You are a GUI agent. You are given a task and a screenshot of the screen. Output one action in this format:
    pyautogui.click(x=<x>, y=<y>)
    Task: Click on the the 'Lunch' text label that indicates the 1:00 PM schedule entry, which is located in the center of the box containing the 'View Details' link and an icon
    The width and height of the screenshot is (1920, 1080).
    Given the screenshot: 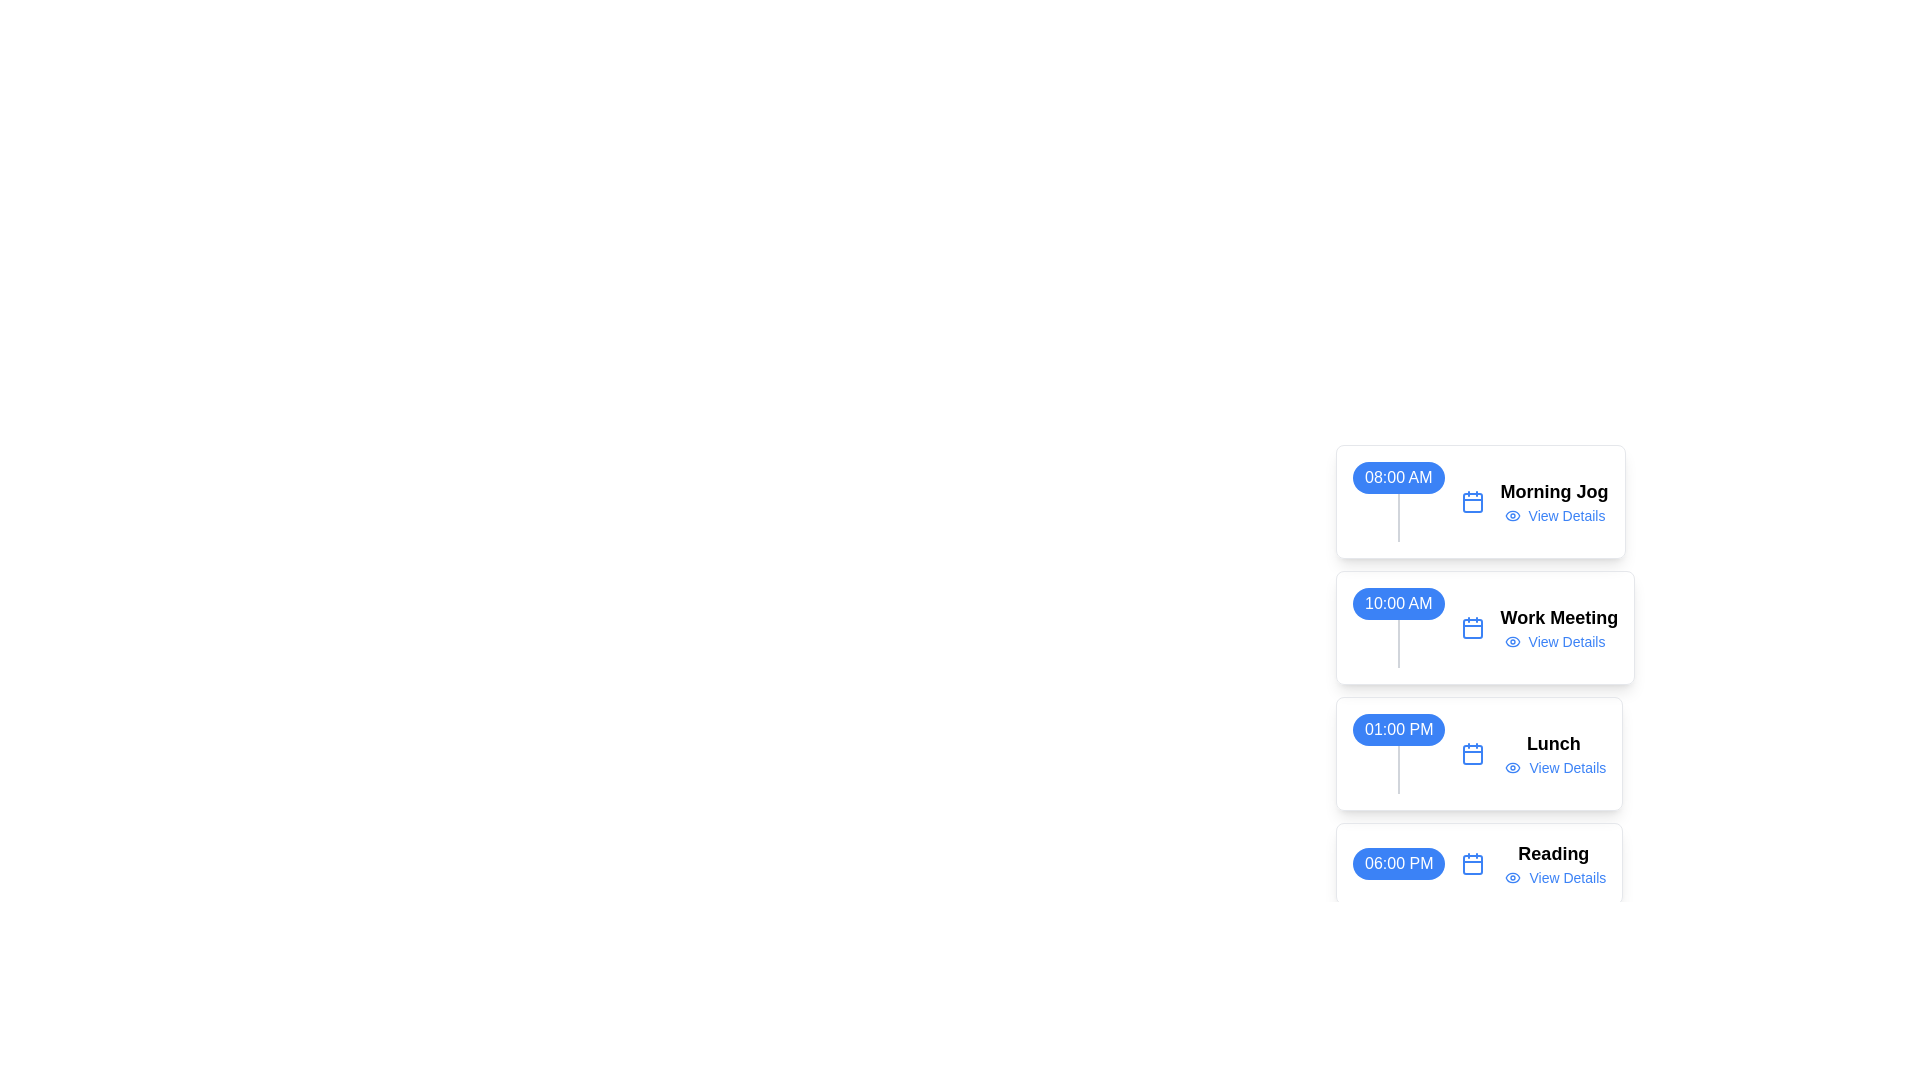 What is the action you would take?
    pyautogui.click(x=1552, y=744)
    